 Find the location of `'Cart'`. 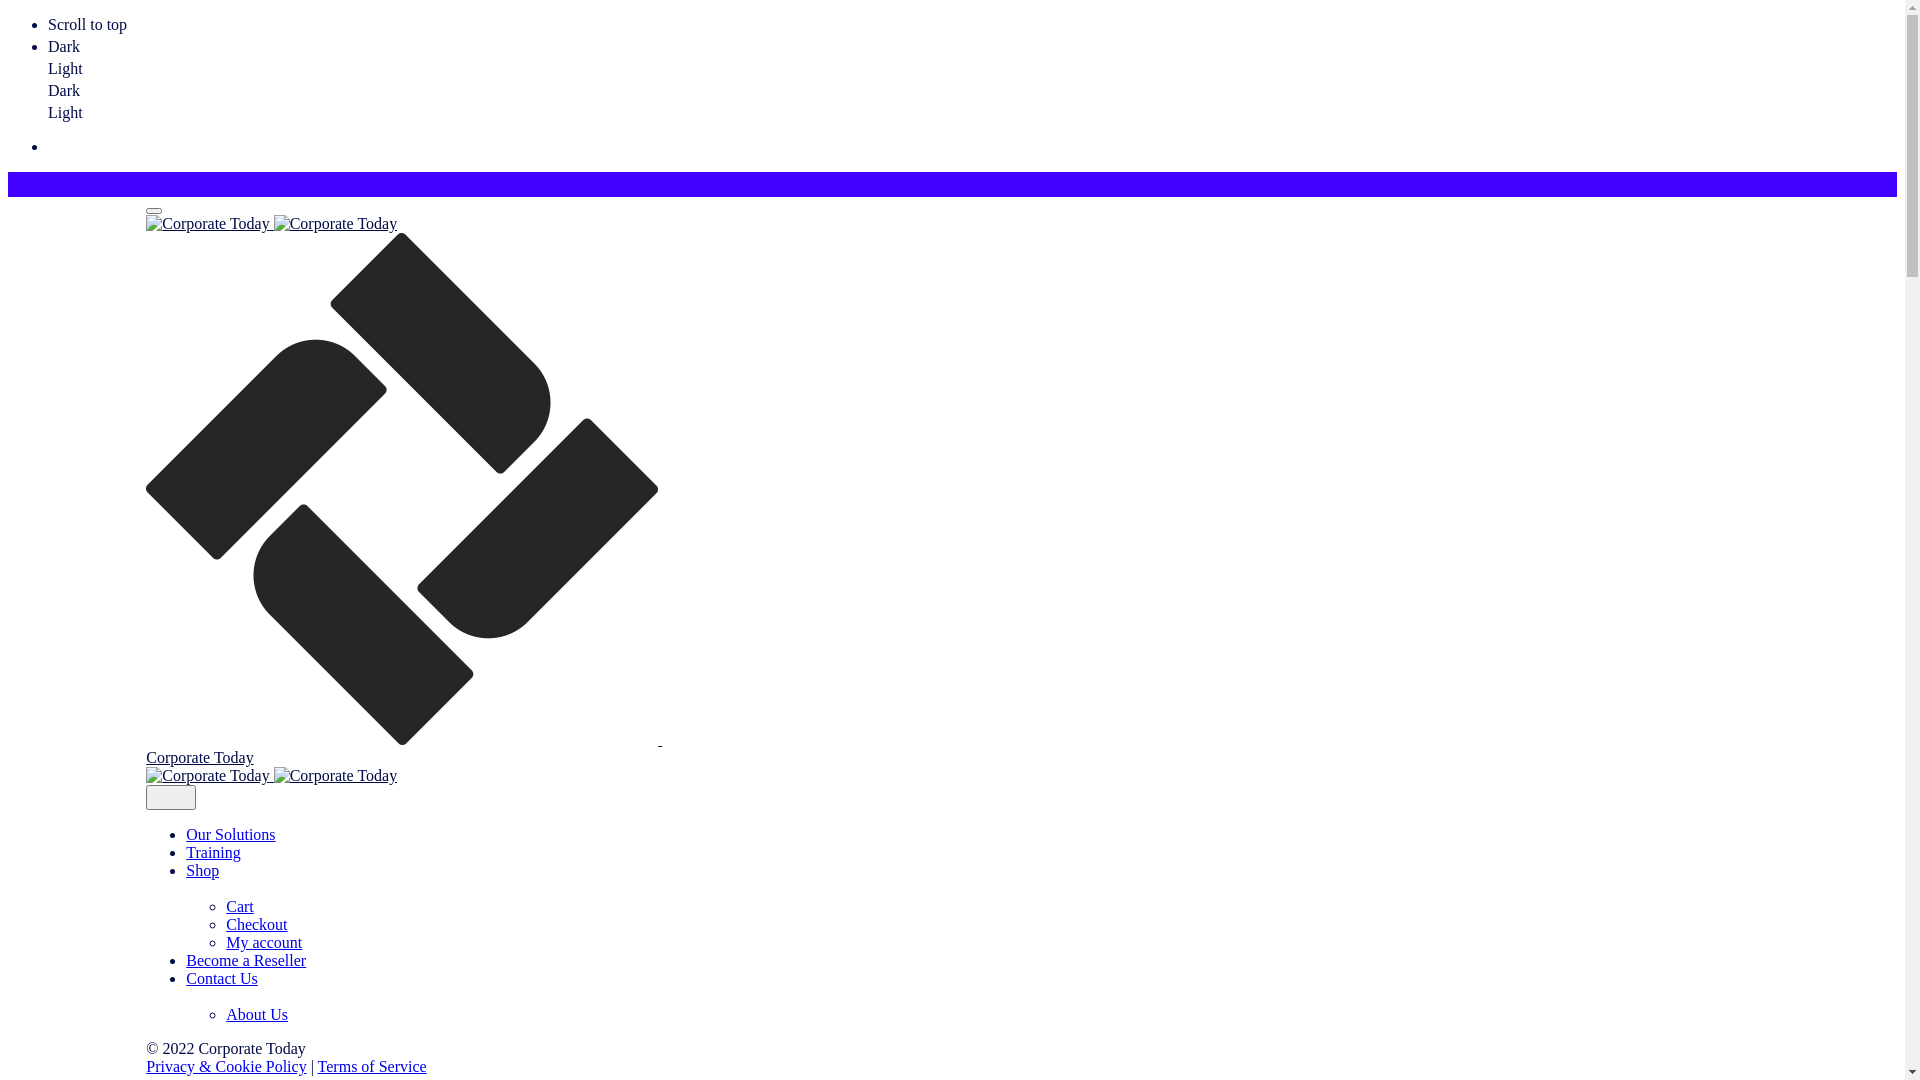

'Cart' is located at coordinates (240, 906).